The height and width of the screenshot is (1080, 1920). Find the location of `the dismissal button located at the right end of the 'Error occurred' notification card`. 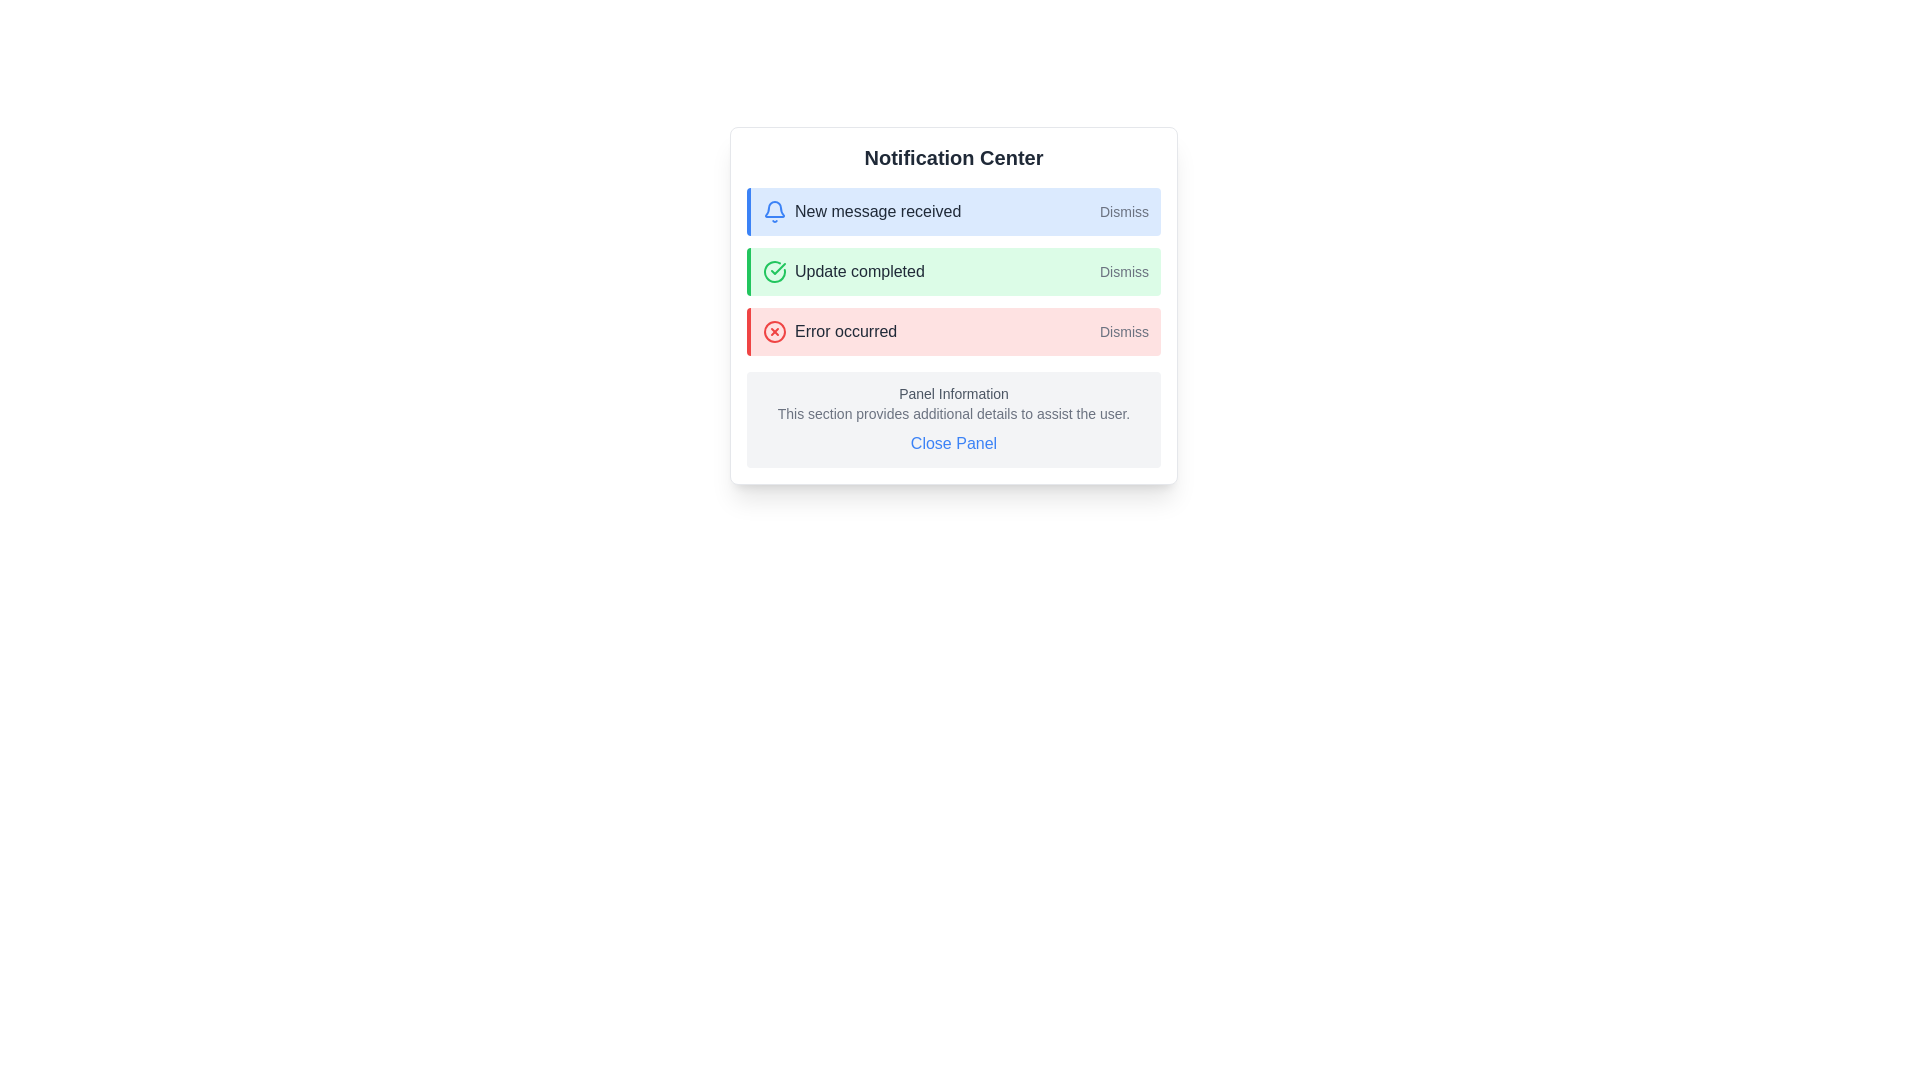

the dismissal button located at the right end of the 'Error occurred' notification card is located at coordinates (1124, 330).